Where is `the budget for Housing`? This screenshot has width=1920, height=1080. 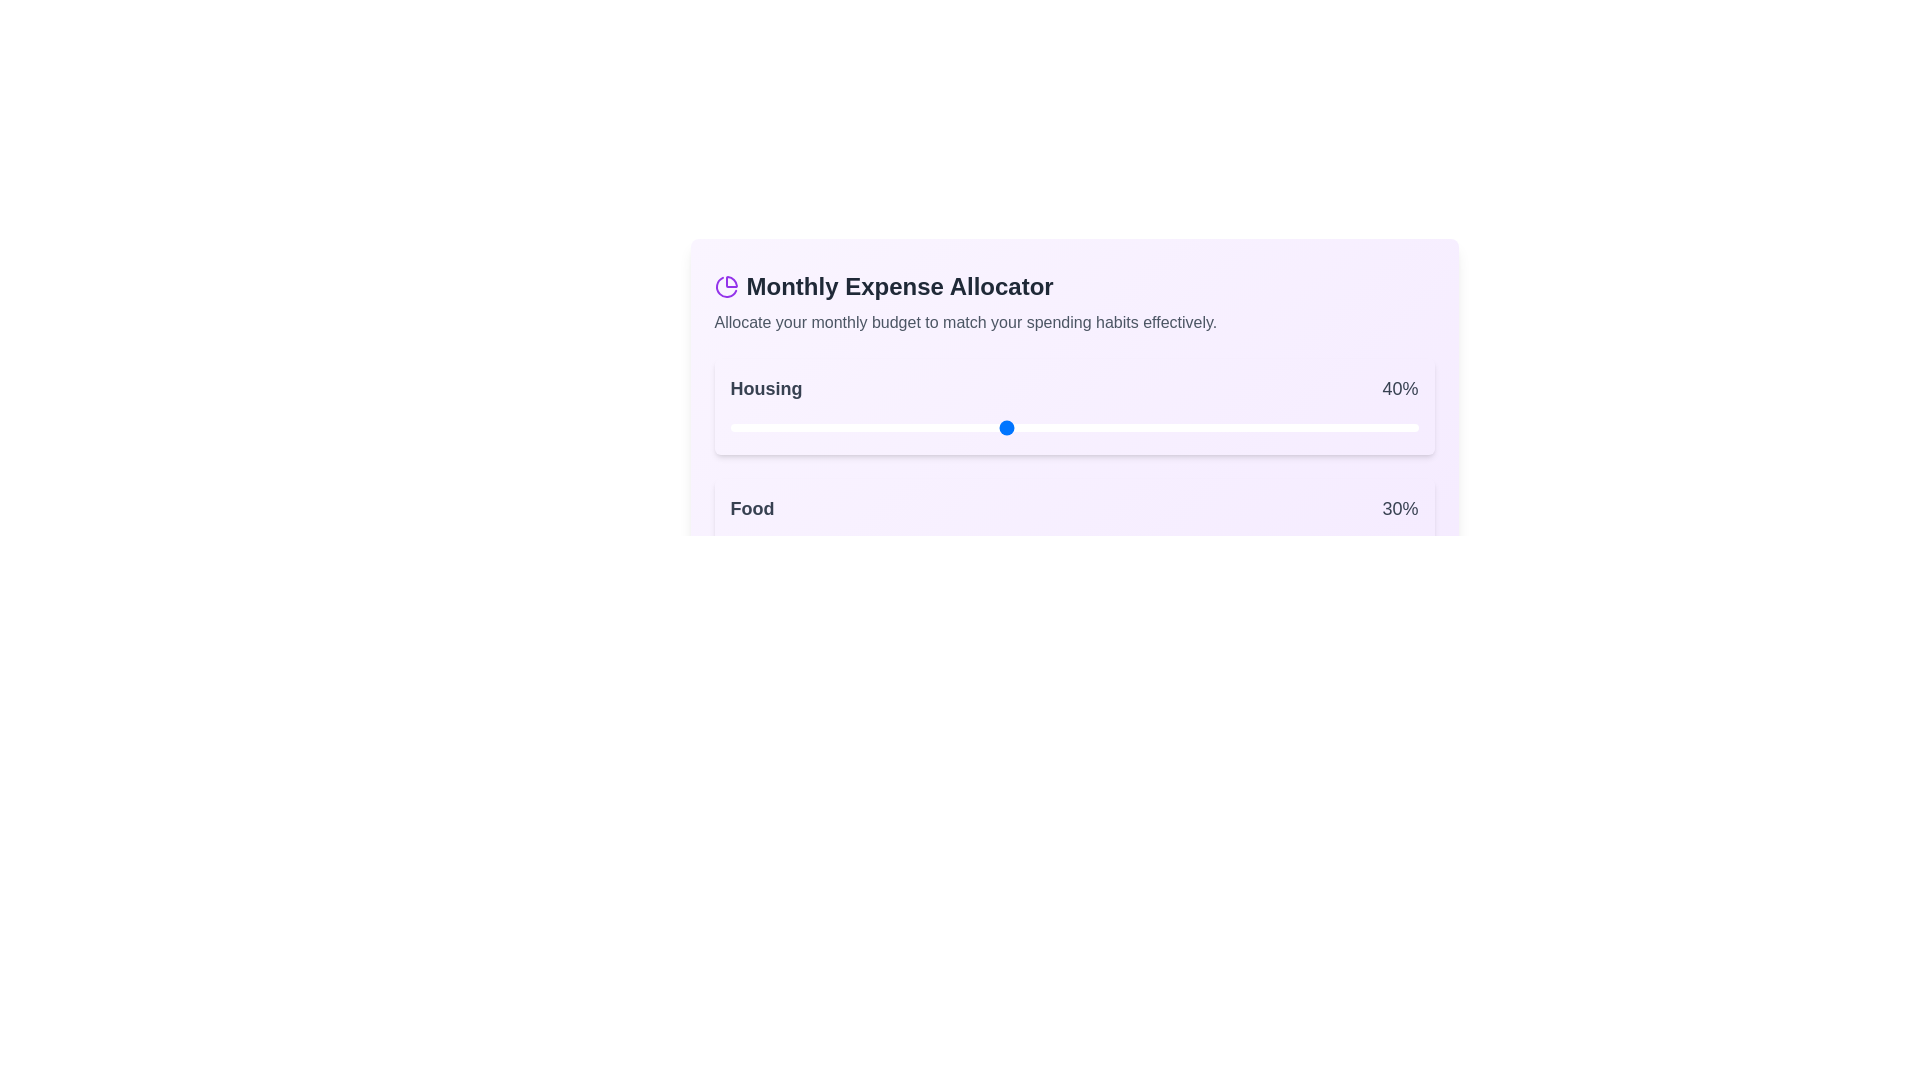
the budget for Housing is located at coordinates (840, 427).